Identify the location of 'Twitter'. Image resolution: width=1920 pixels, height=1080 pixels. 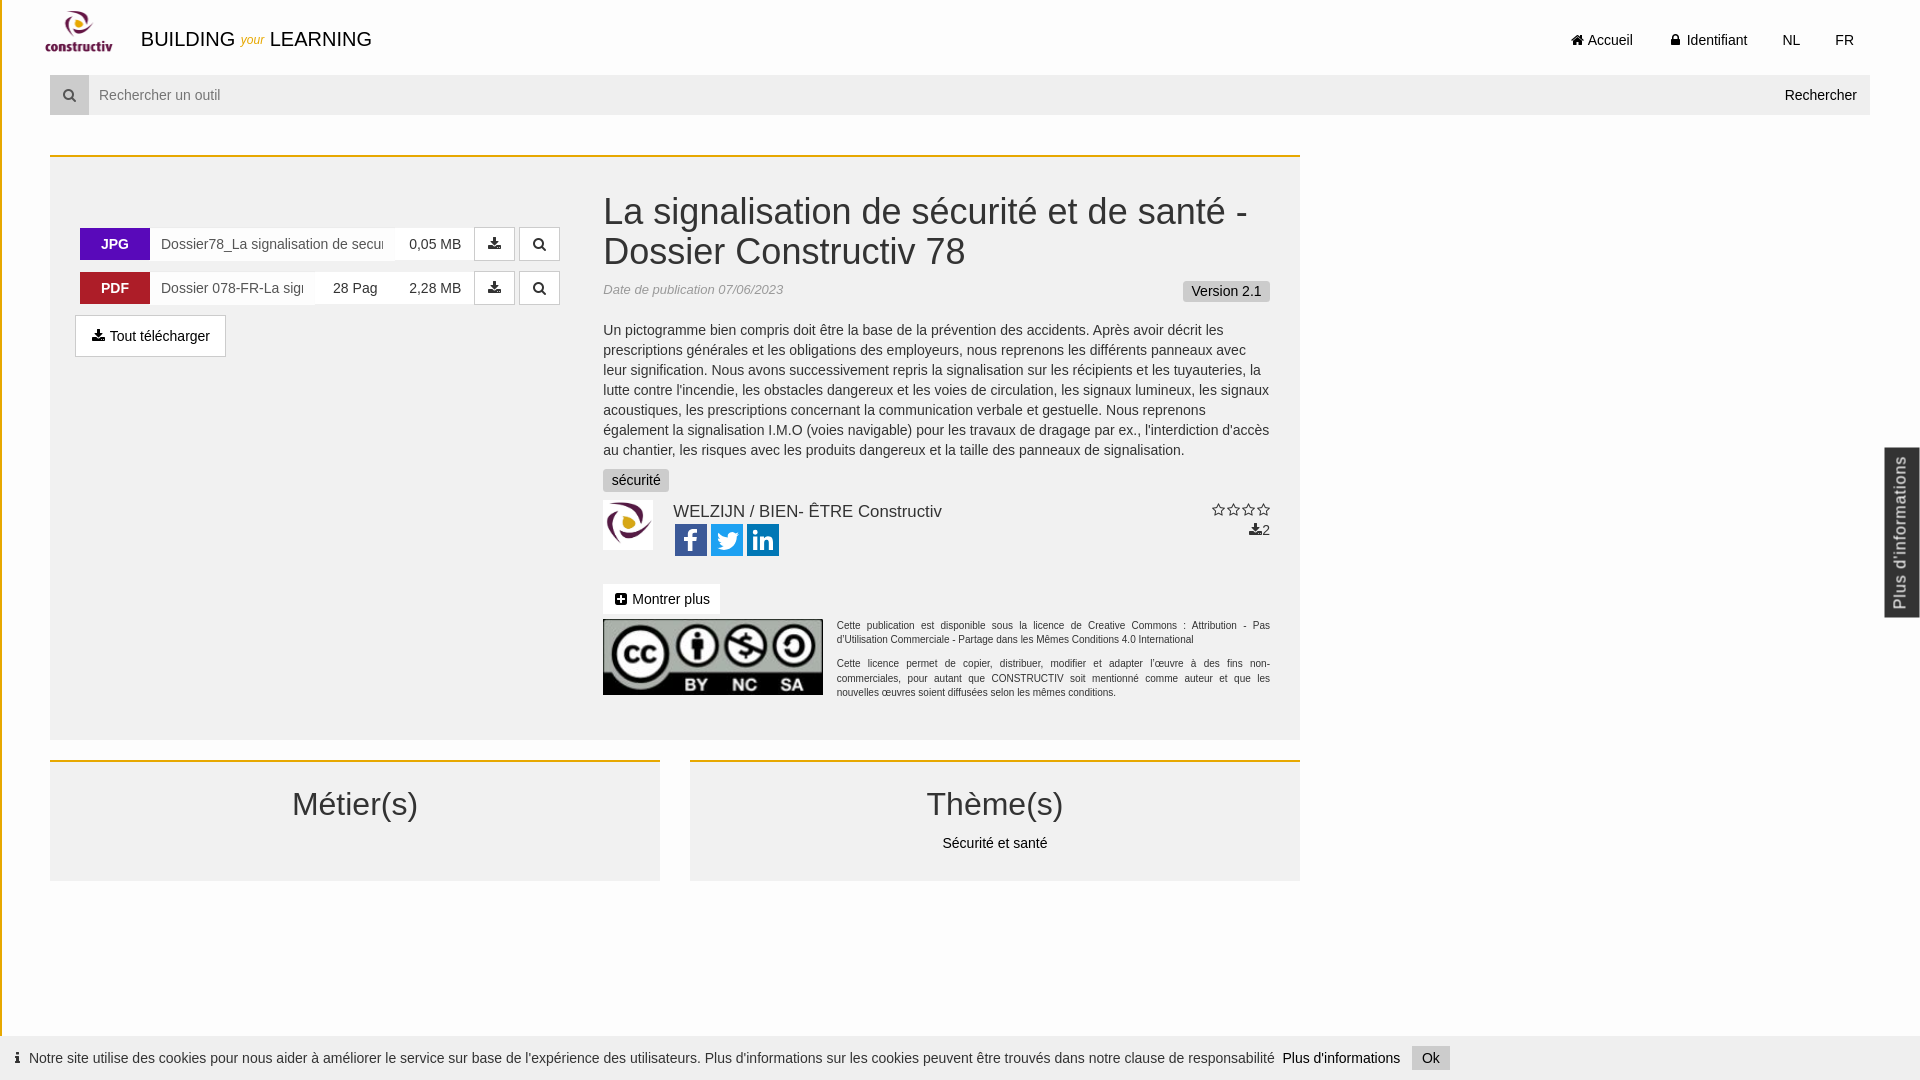
(725, 541).